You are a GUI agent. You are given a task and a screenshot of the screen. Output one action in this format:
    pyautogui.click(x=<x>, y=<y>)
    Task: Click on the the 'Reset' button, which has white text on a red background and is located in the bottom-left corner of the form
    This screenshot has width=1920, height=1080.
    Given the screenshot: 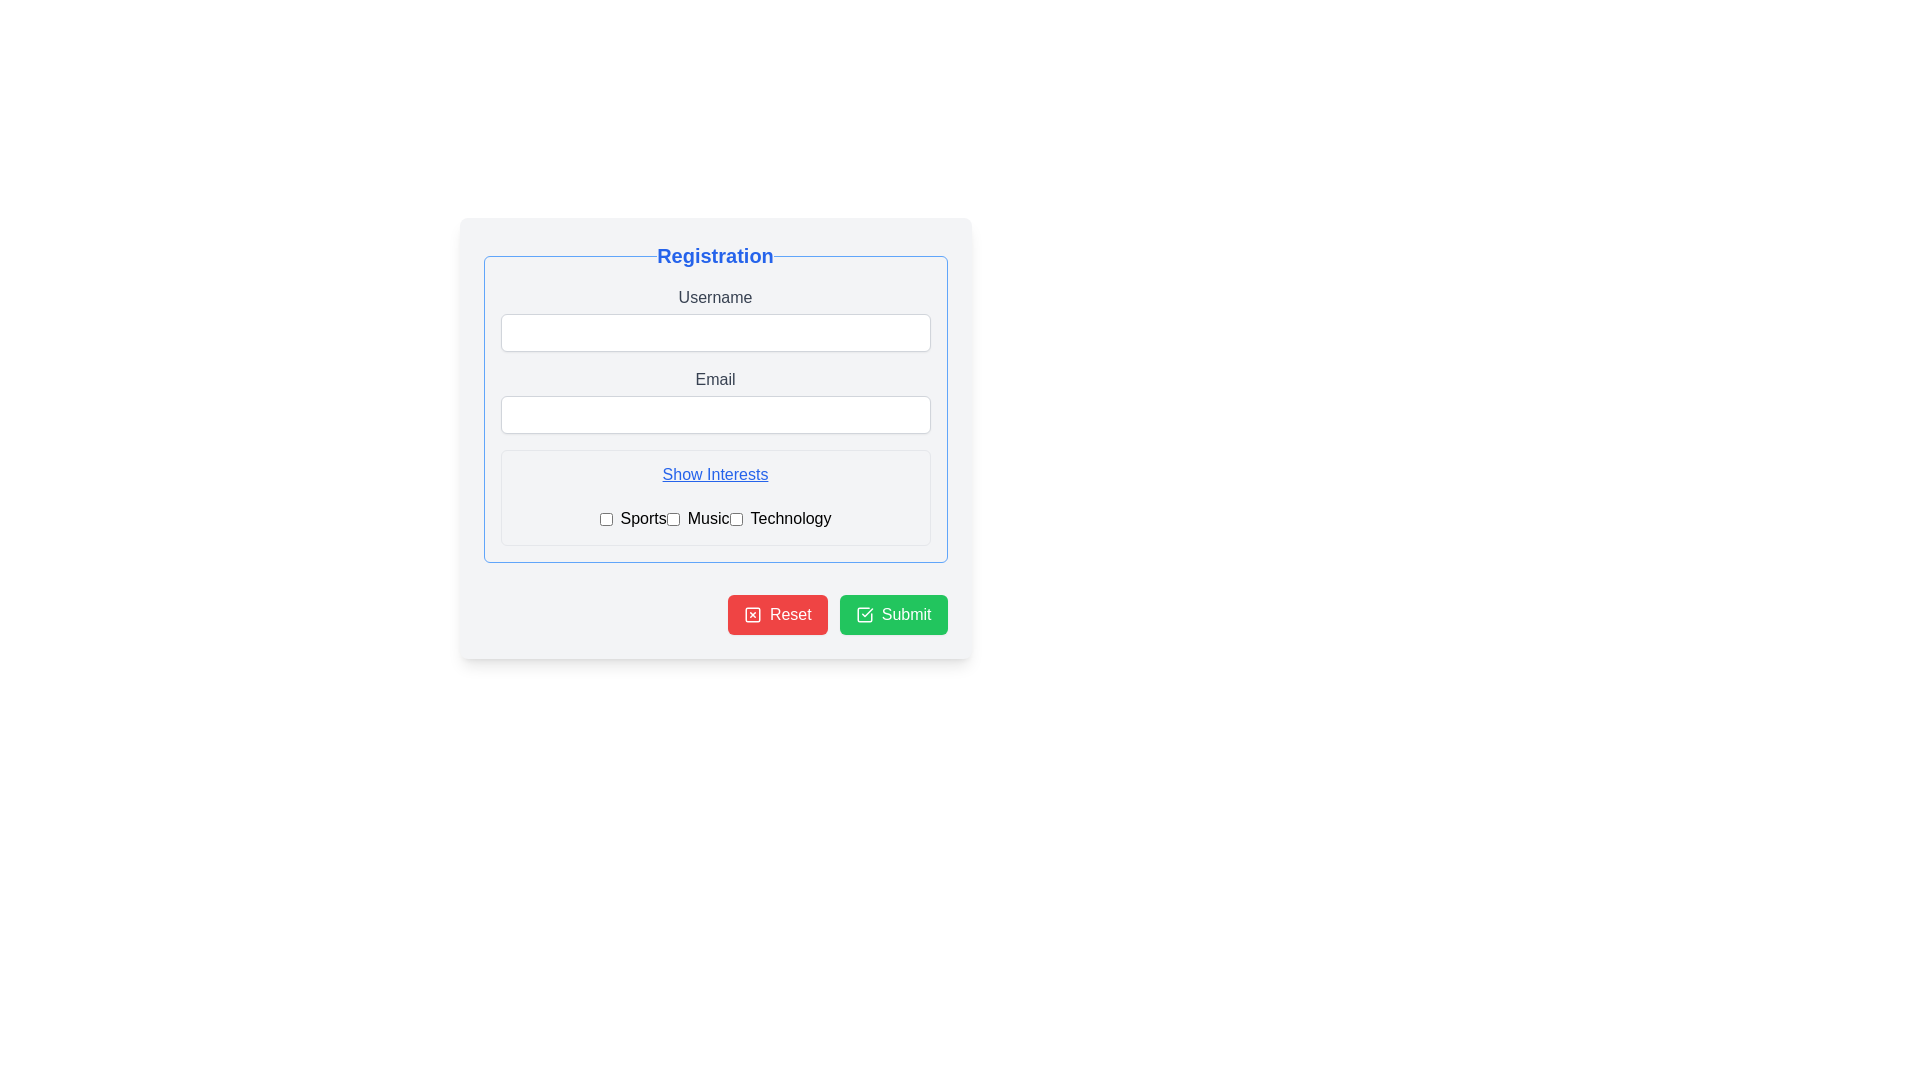 What is the action you would take?
    pyautogui.click(x=789, y=613)
    